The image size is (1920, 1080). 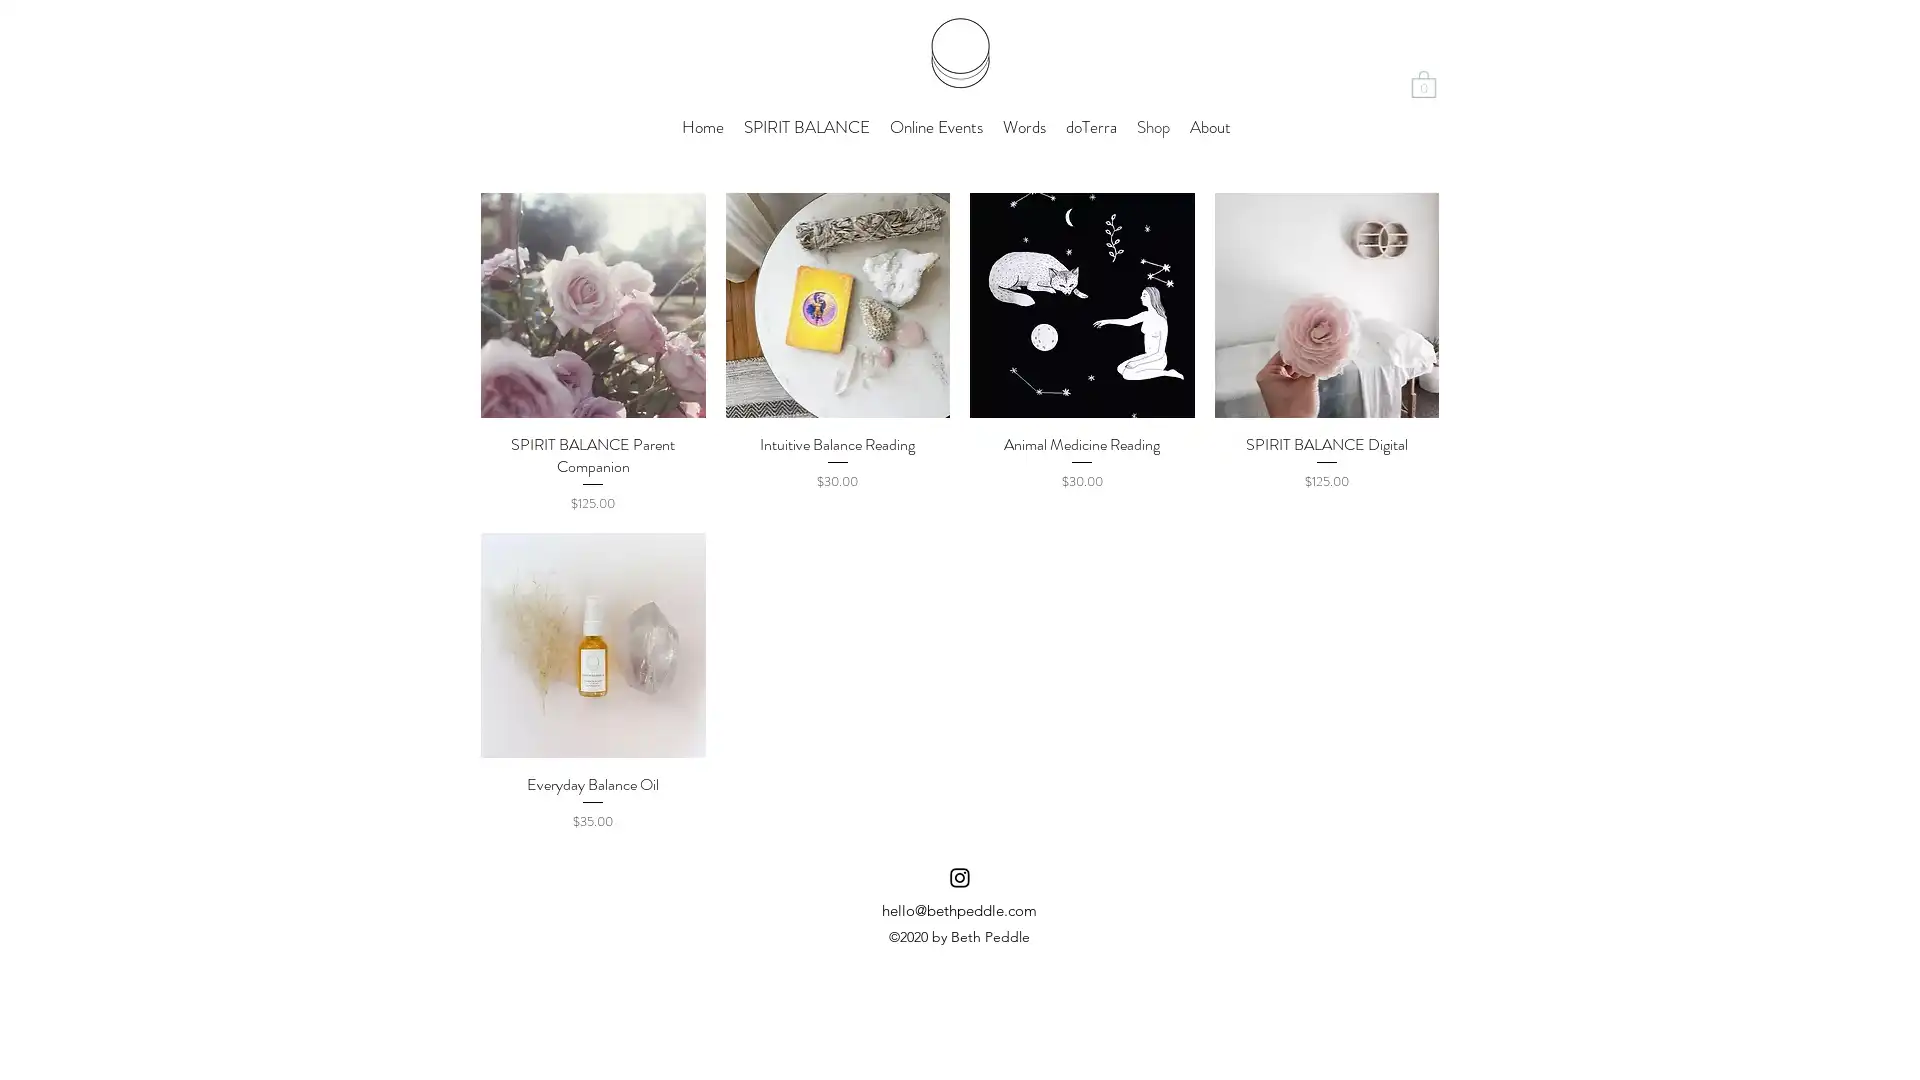 I want to click on Quick View, so click(x=592, y=781).